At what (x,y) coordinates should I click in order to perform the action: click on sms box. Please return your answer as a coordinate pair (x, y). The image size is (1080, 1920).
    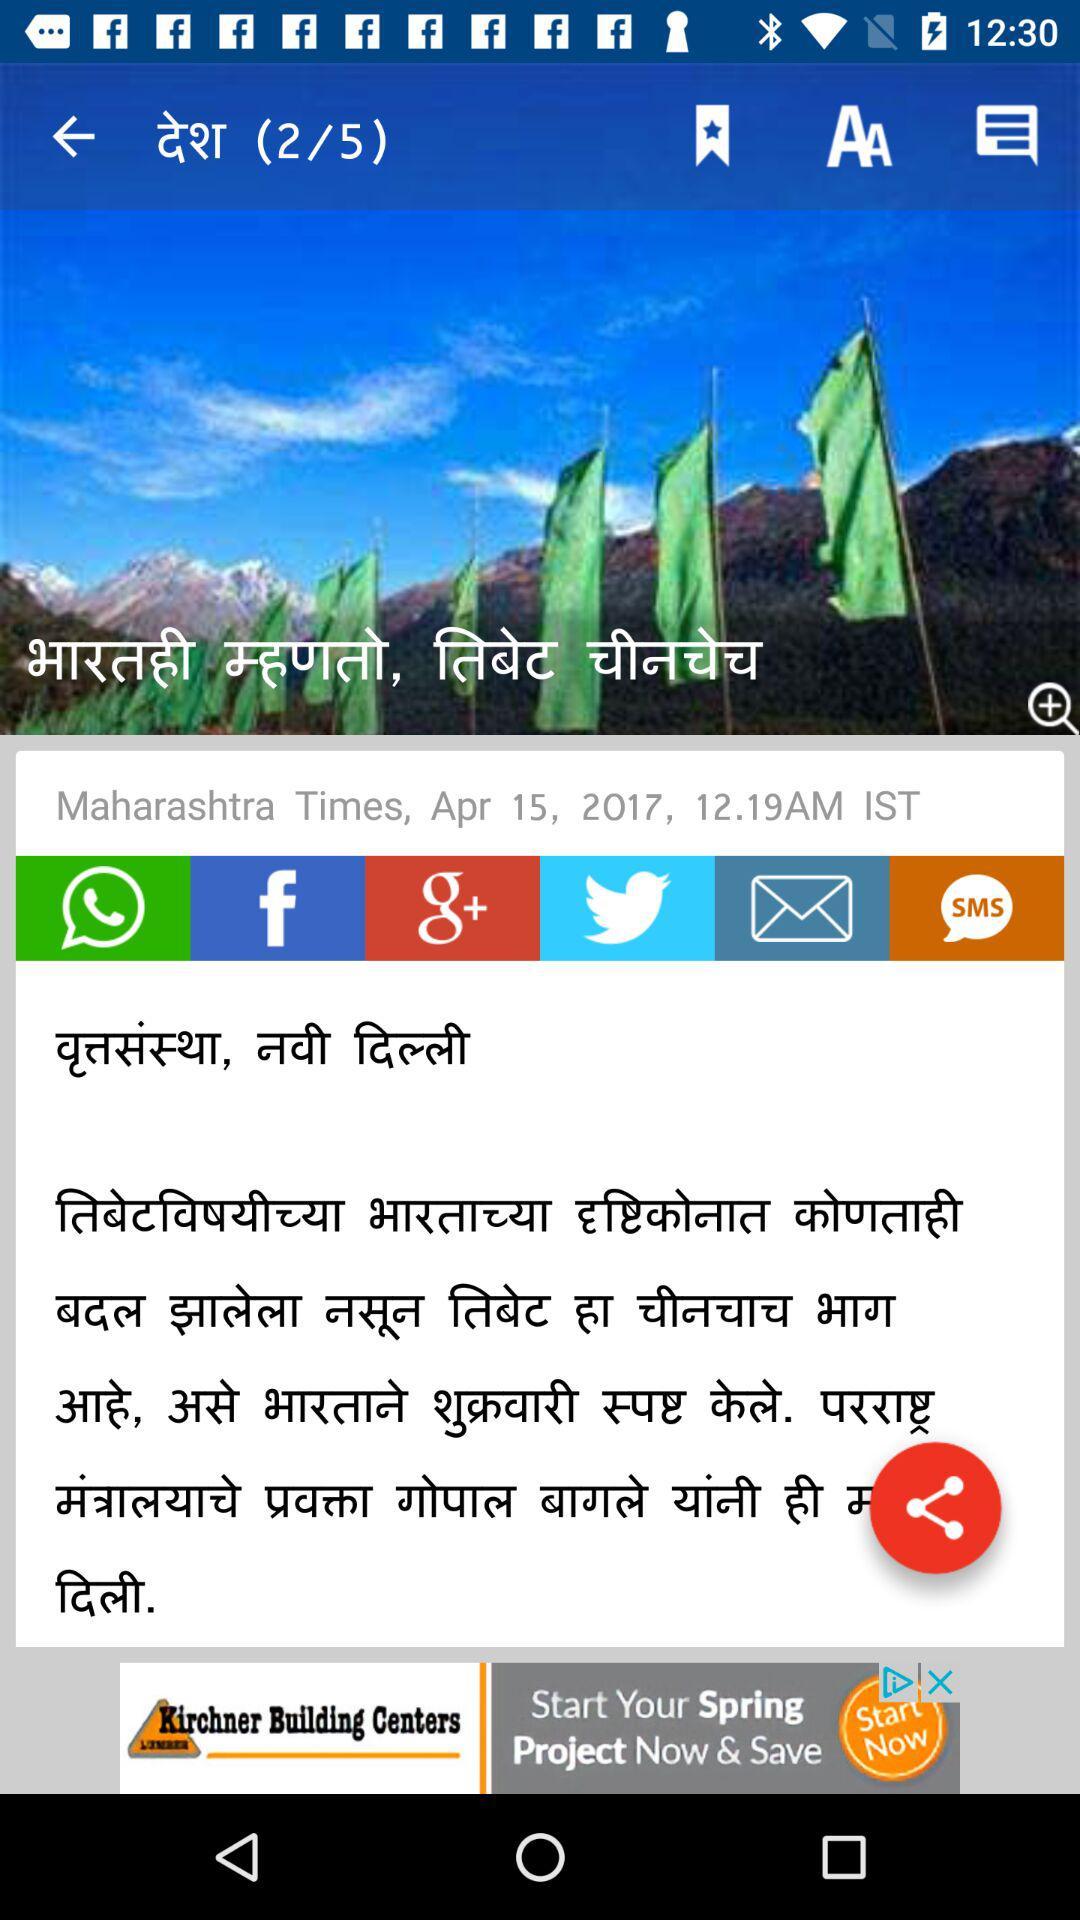
    Looking at the image, I should click on (975, 907).